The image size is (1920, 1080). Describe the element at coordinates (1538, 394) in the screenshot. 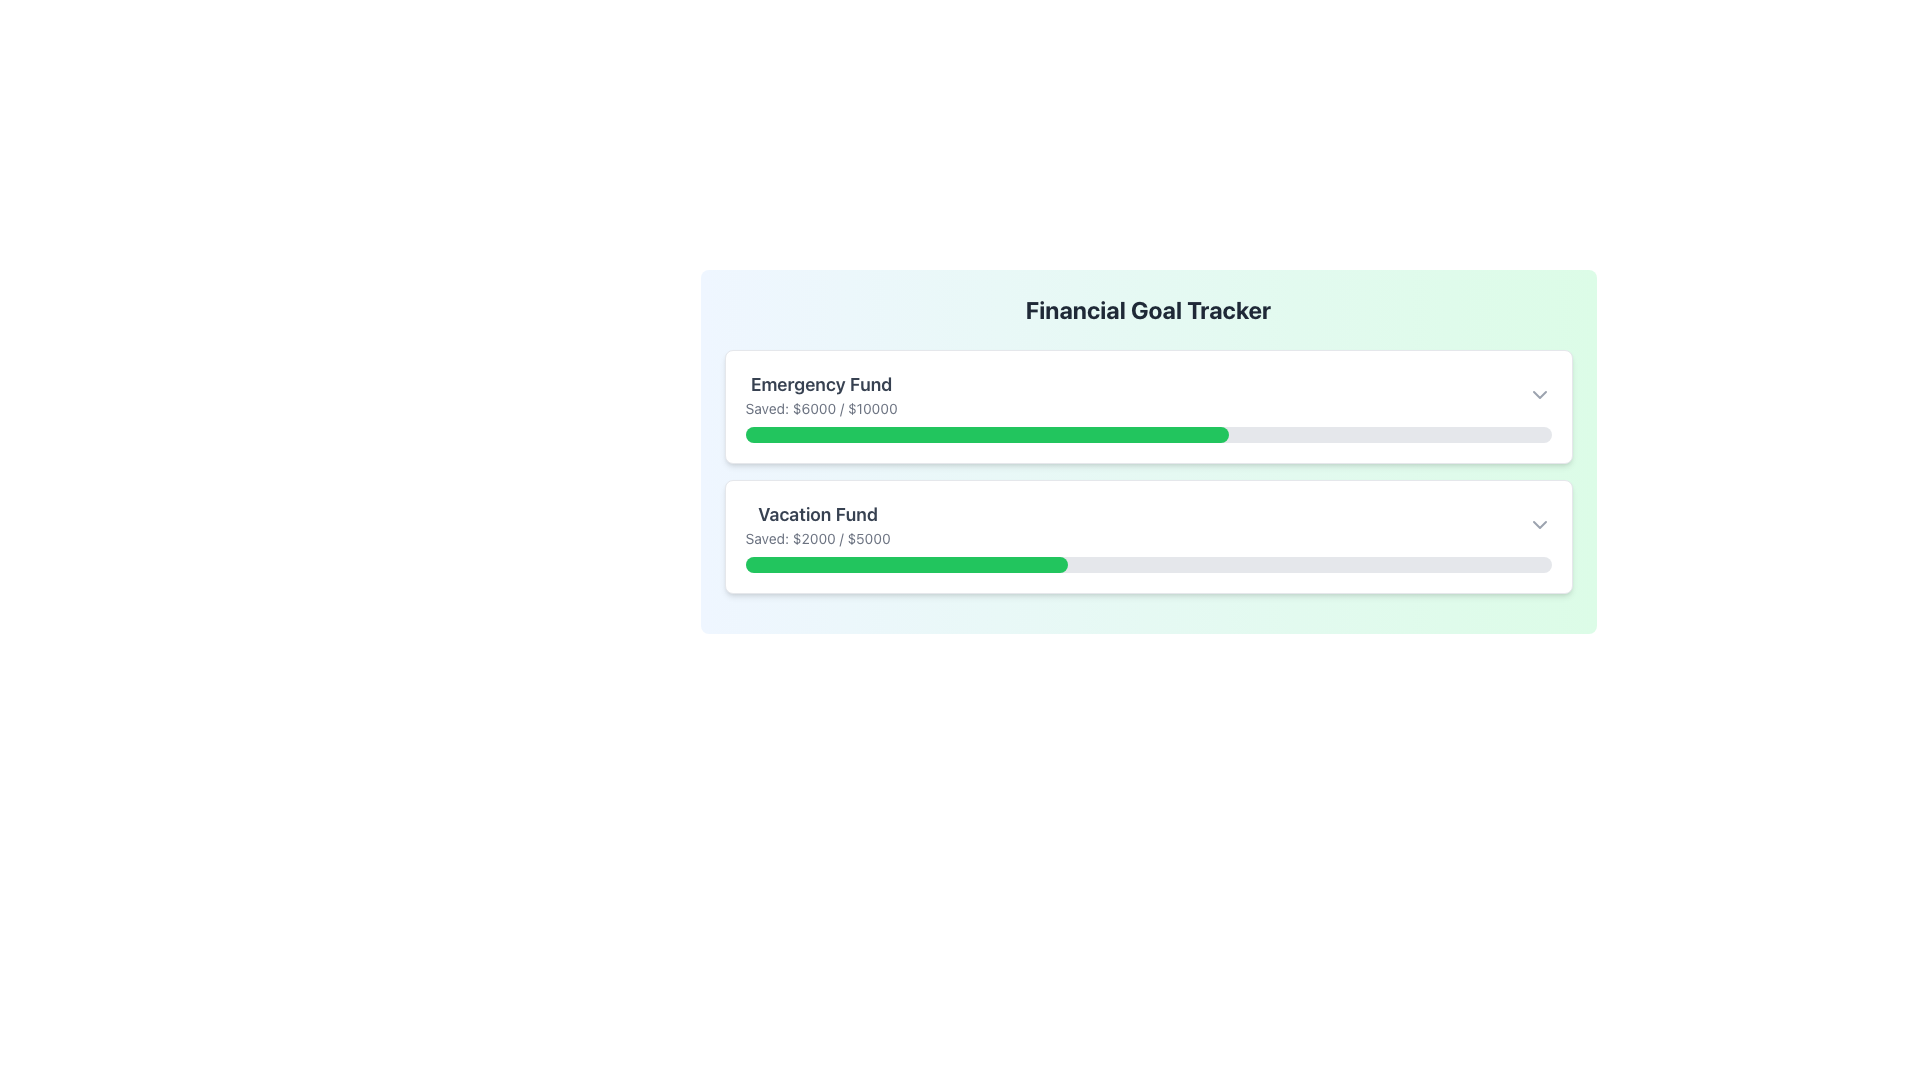

I see `the dropdown toggle button or expandable icon located in the 'Emergency Fund' section to change its color` at that location.